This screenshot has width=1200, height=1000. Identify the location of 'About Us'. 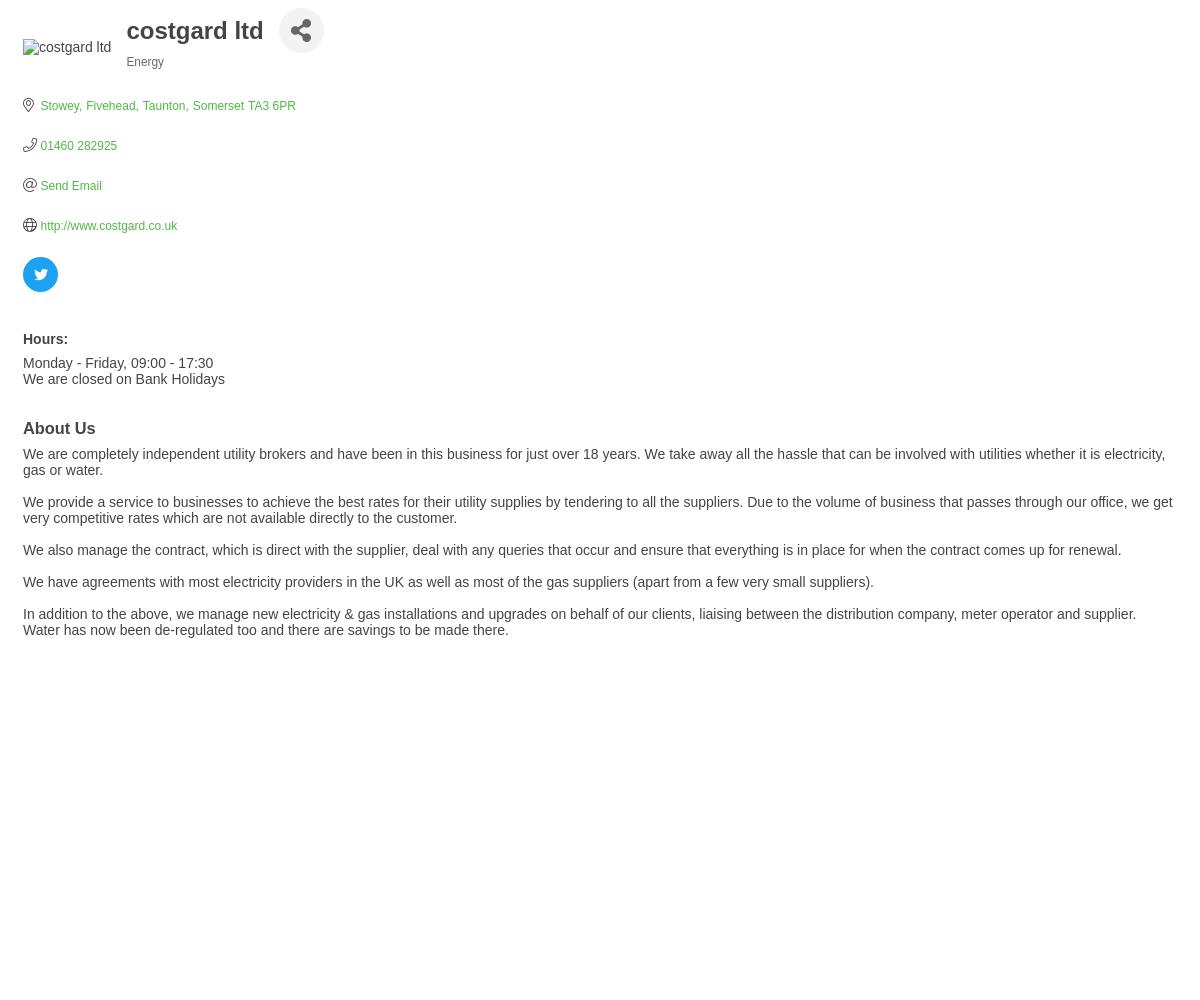
(59, 428).